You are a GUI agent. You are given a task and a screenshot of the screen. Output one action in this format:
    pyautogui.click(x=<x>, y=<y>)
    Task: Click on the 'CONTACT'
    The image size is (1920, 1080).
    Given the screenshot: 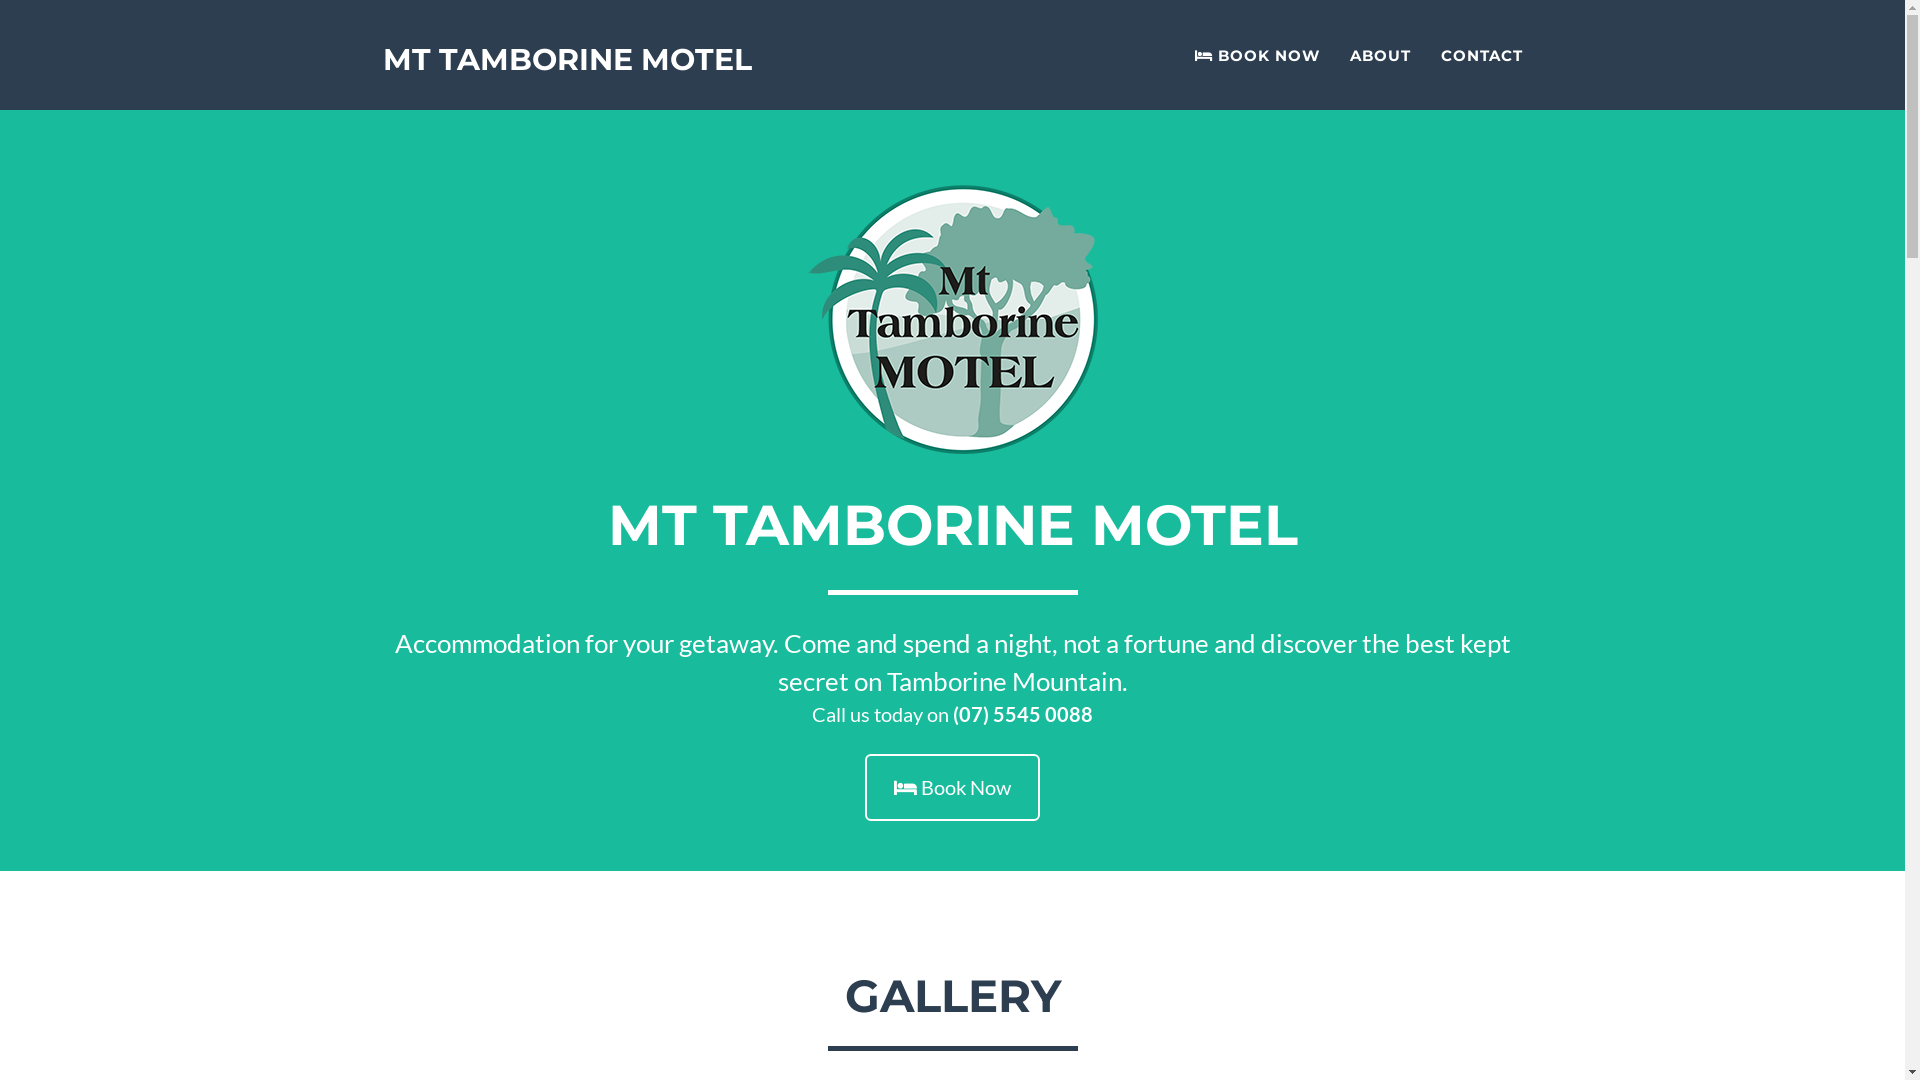 What is the action you would take?
    pyautogui.click(x=1482, y=53)
    